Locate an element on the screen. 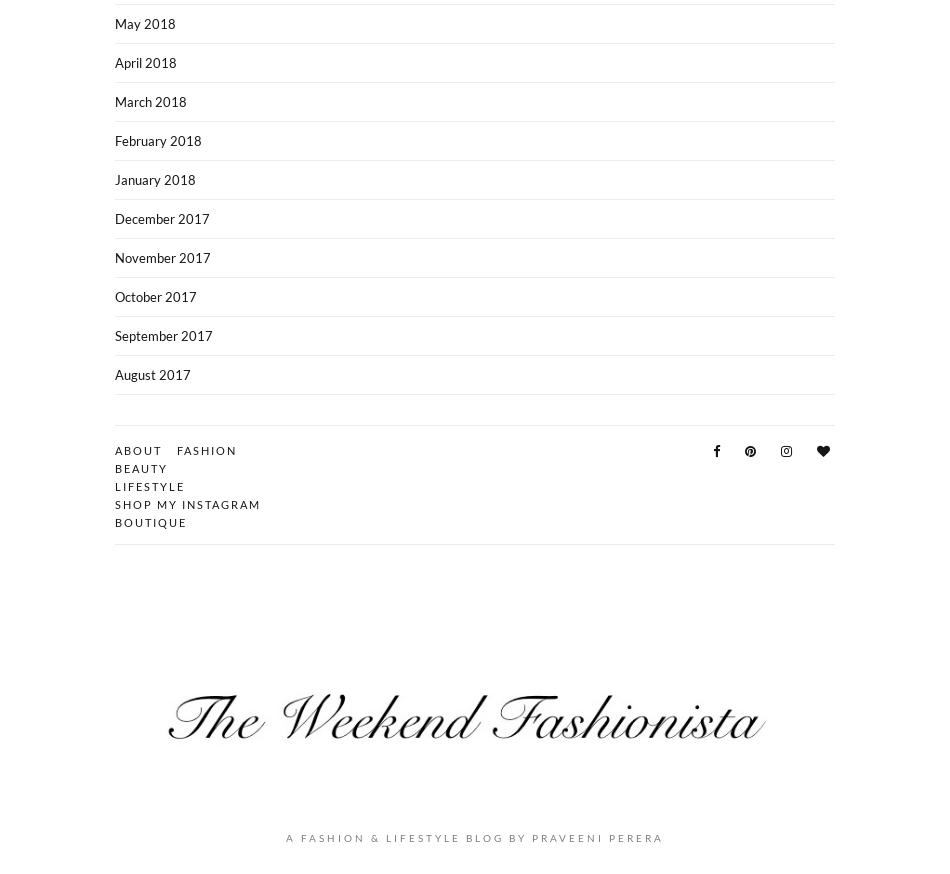 This screenshot has width=950, height=874. 'April 2018' is located at coordinates (146, 62).